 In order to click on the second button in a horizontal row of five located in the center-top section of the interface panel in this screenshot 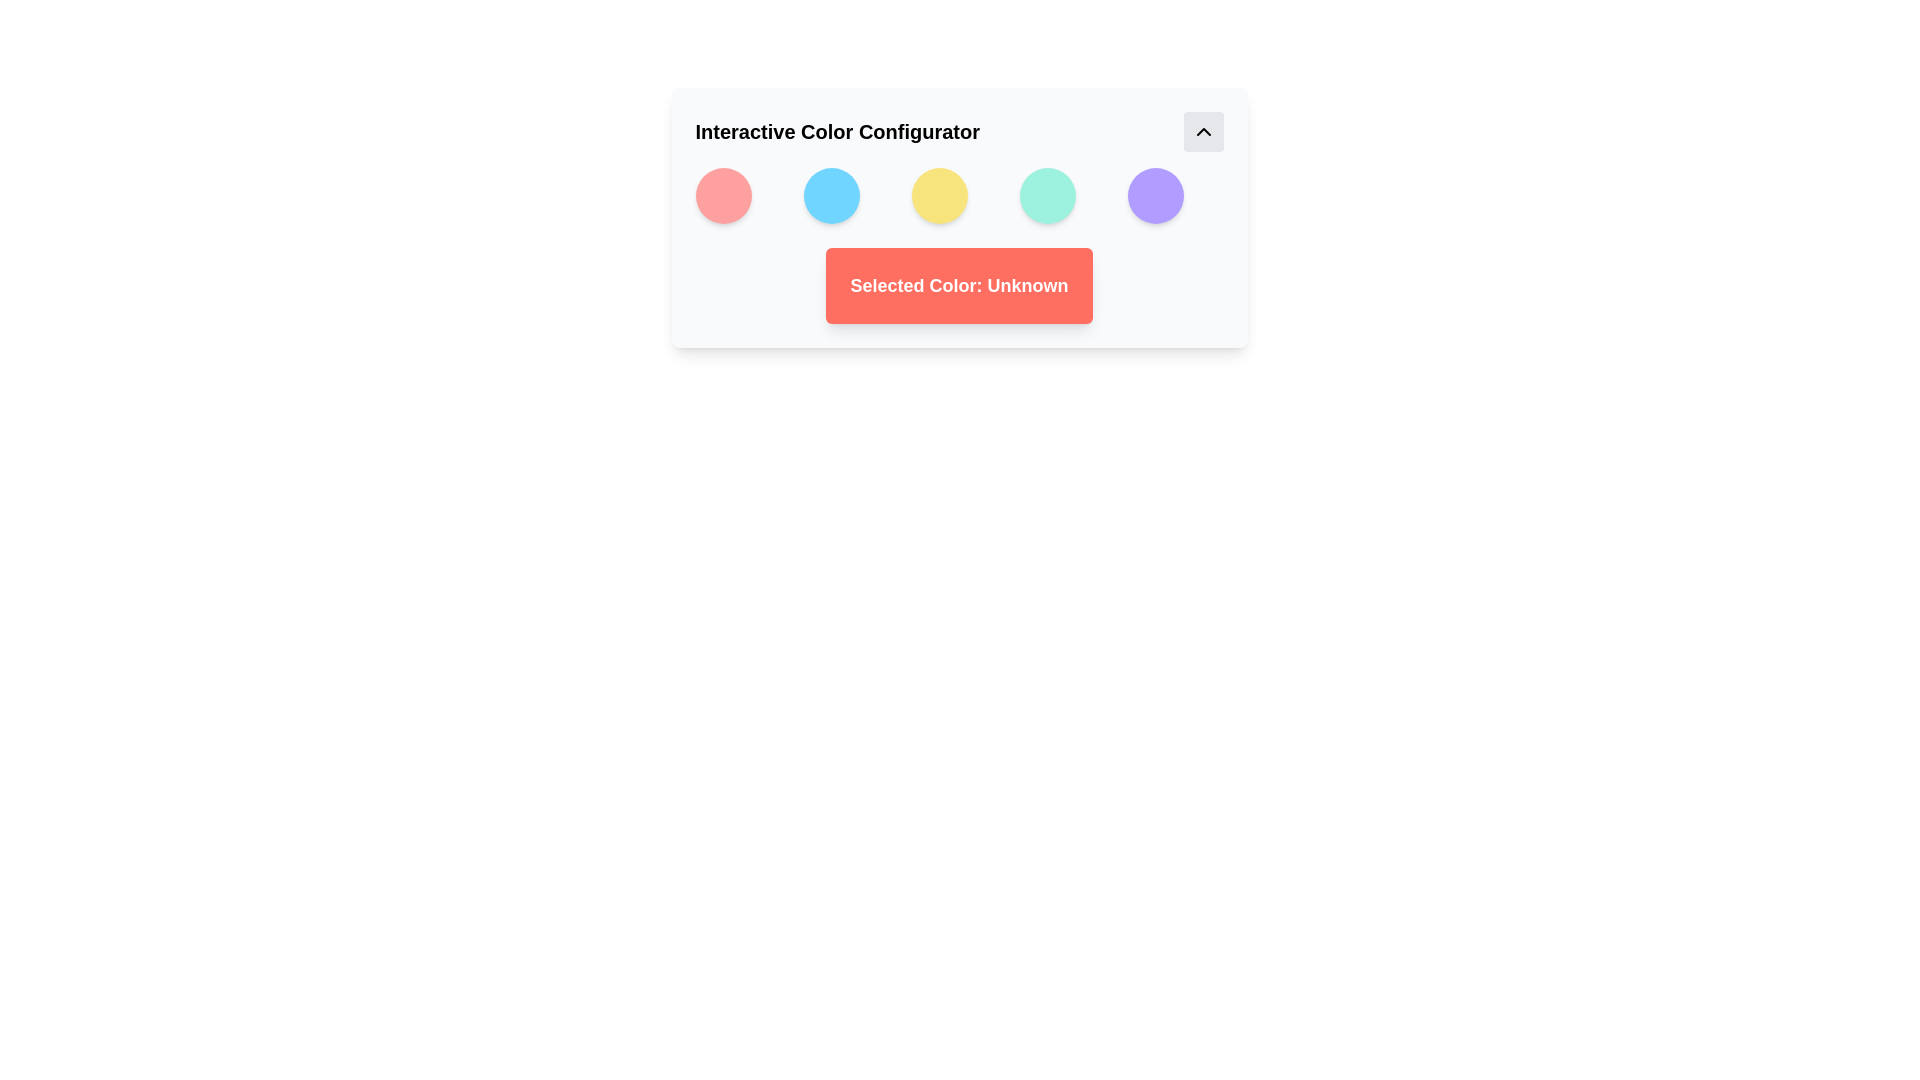, I will do `click(831, 196)`.